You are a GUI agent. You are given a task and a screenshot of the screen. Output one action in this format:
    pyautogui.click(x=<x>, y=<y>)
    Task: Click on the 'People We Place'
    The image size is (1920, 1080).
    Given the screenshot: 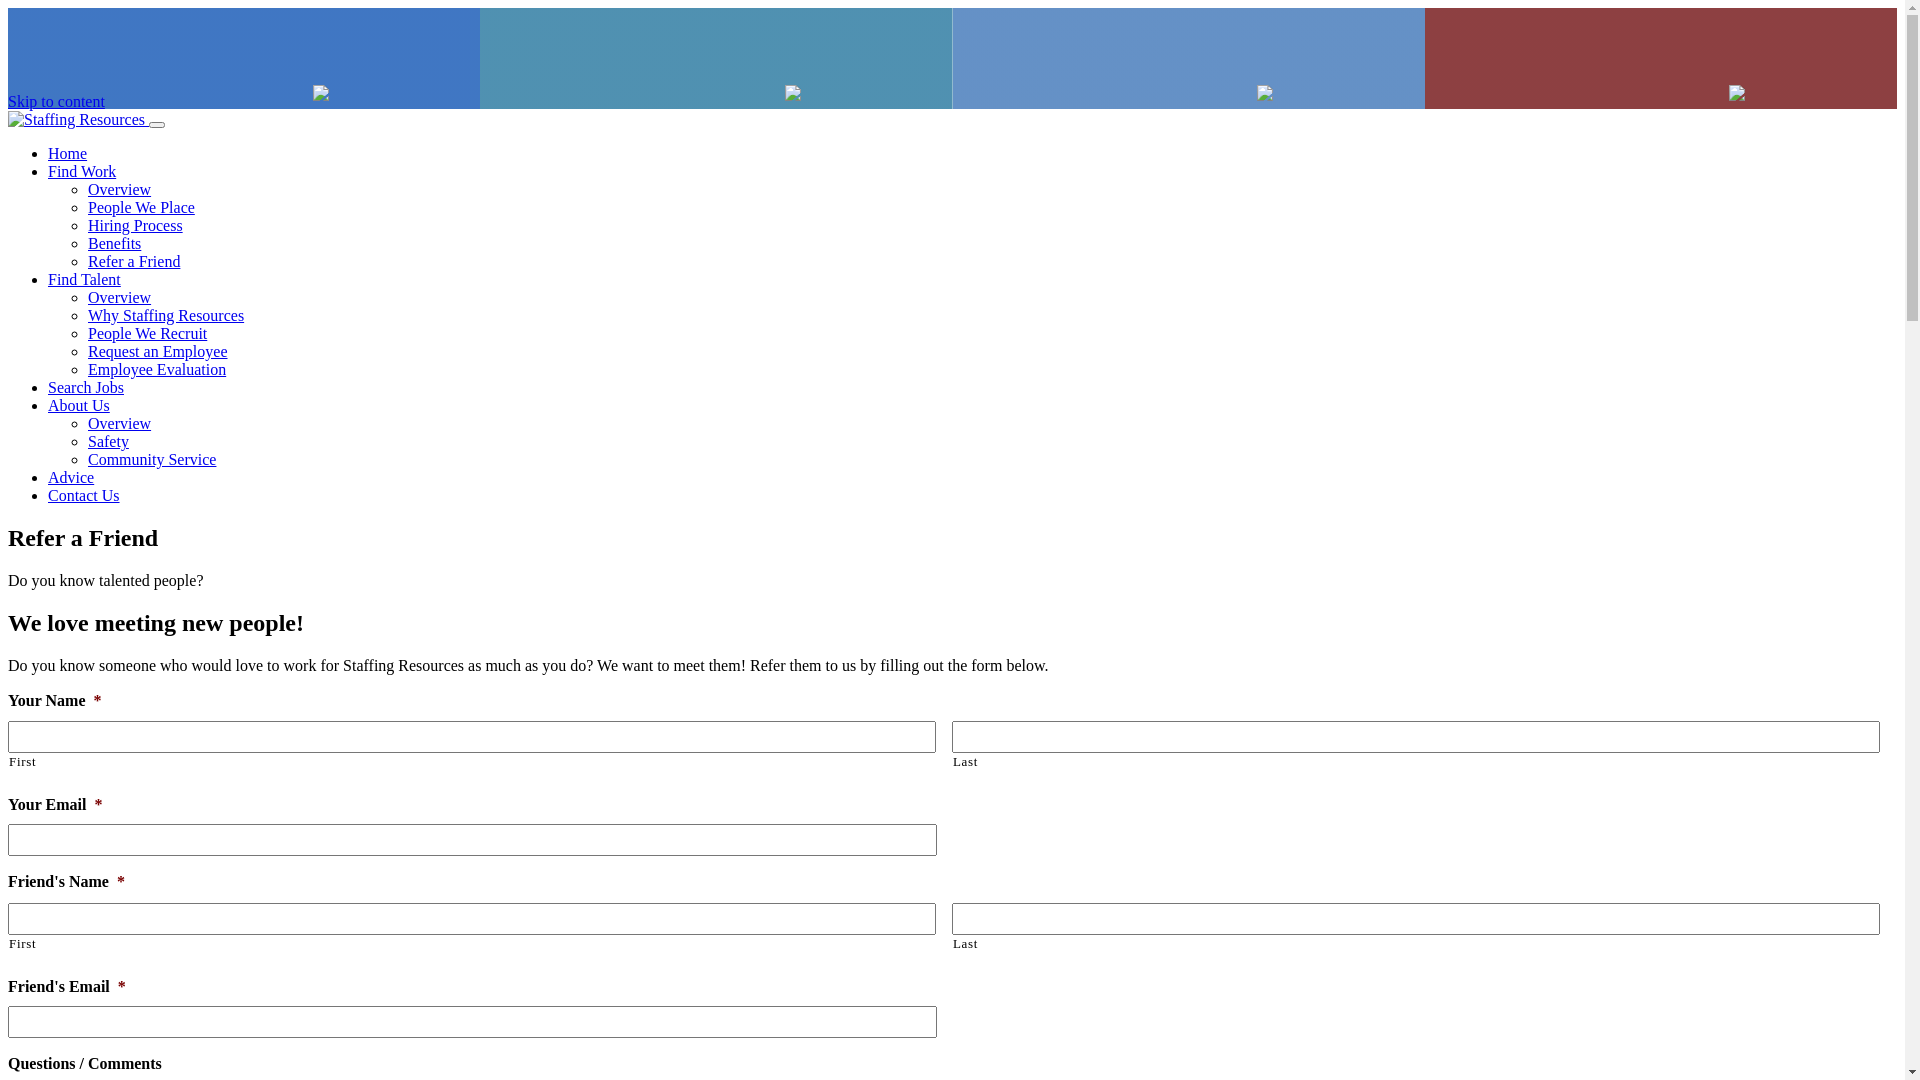 What is the action you would take?
    pyautogui.click(x=86, y=207)
    